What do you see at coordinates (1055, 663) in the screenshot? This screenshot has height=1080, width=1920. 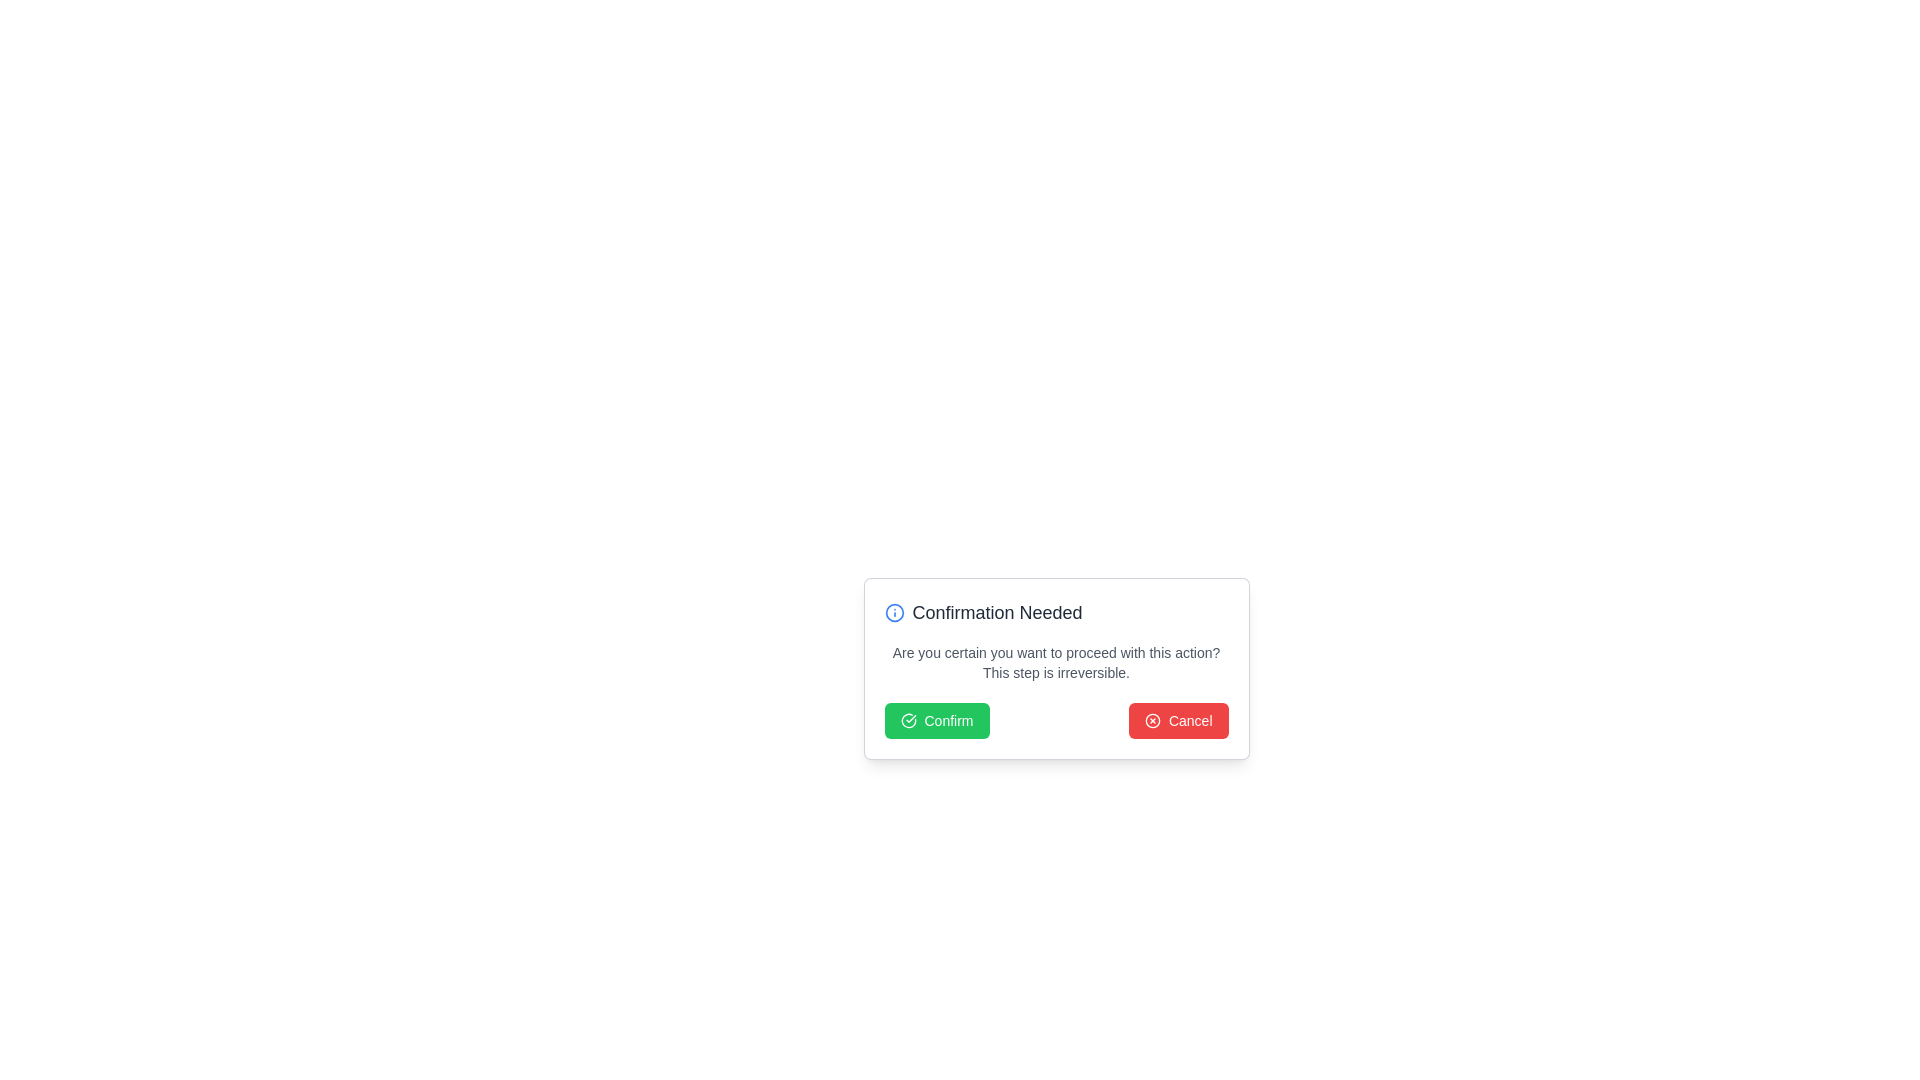 I see `text displayed in the lighter gray font of the confirmation message, which warns about the irreversibility of the action` at bounding box center [1055, 663].